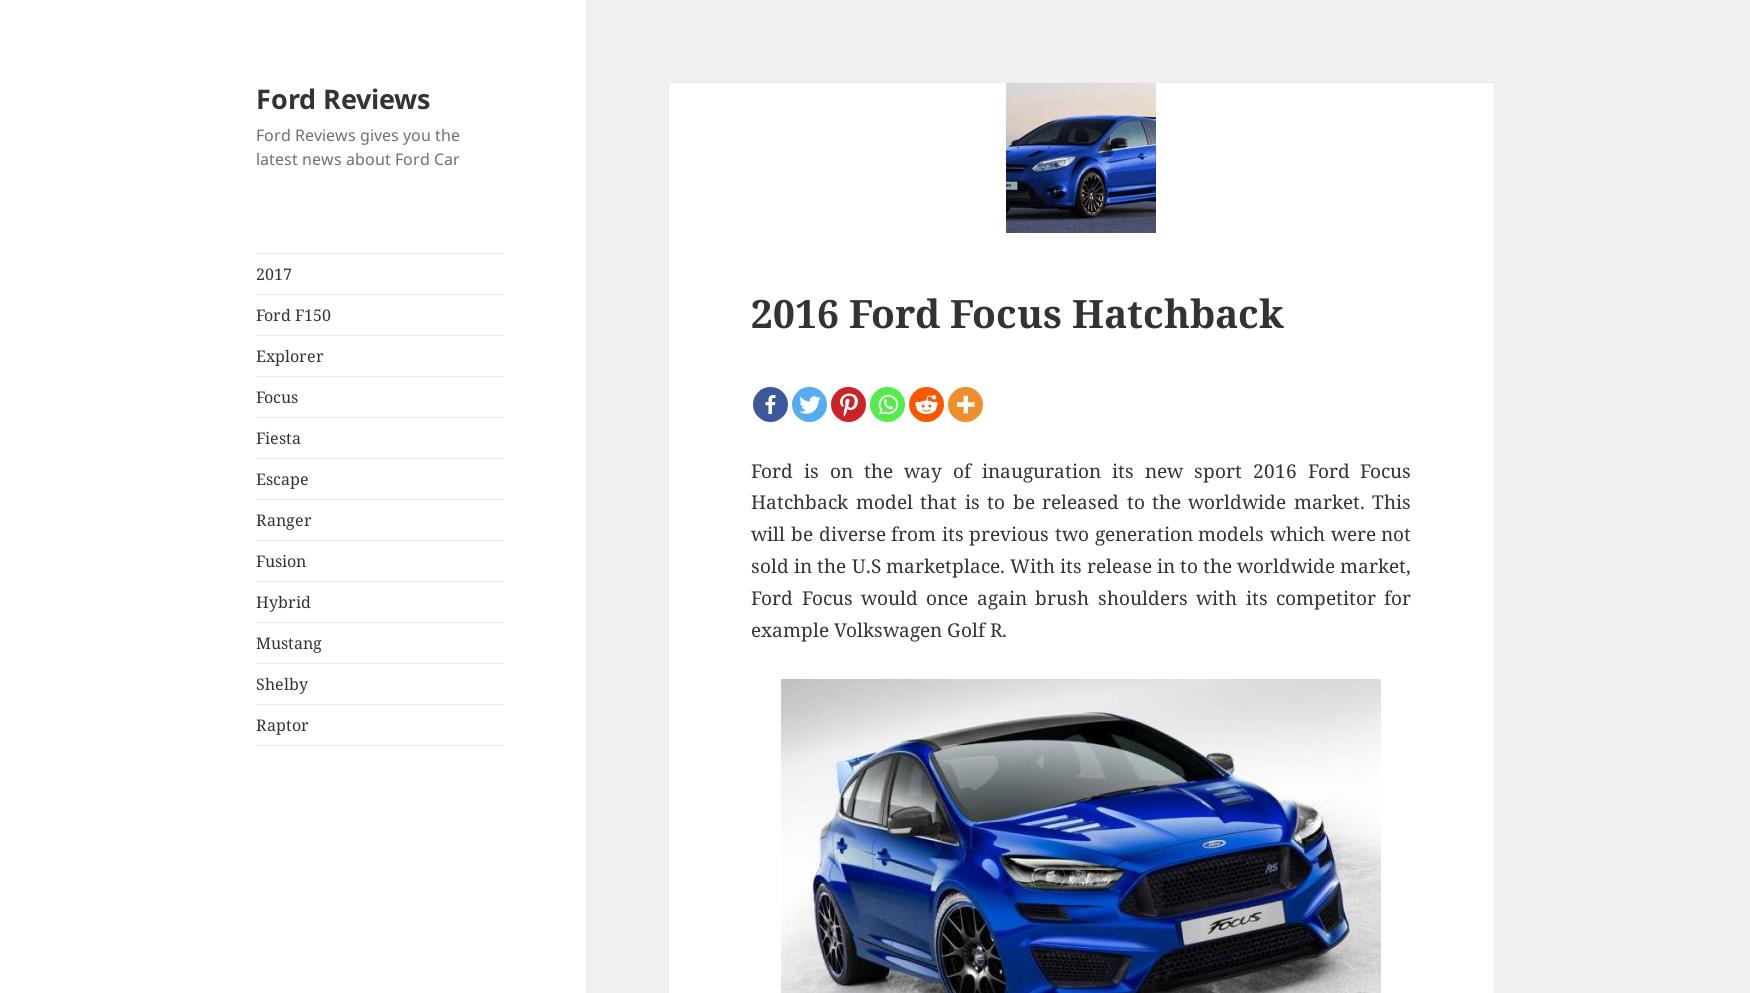  Describe the element at coordinates (282, 601) in the screenshot. I see `'Hybrid'` at that location.